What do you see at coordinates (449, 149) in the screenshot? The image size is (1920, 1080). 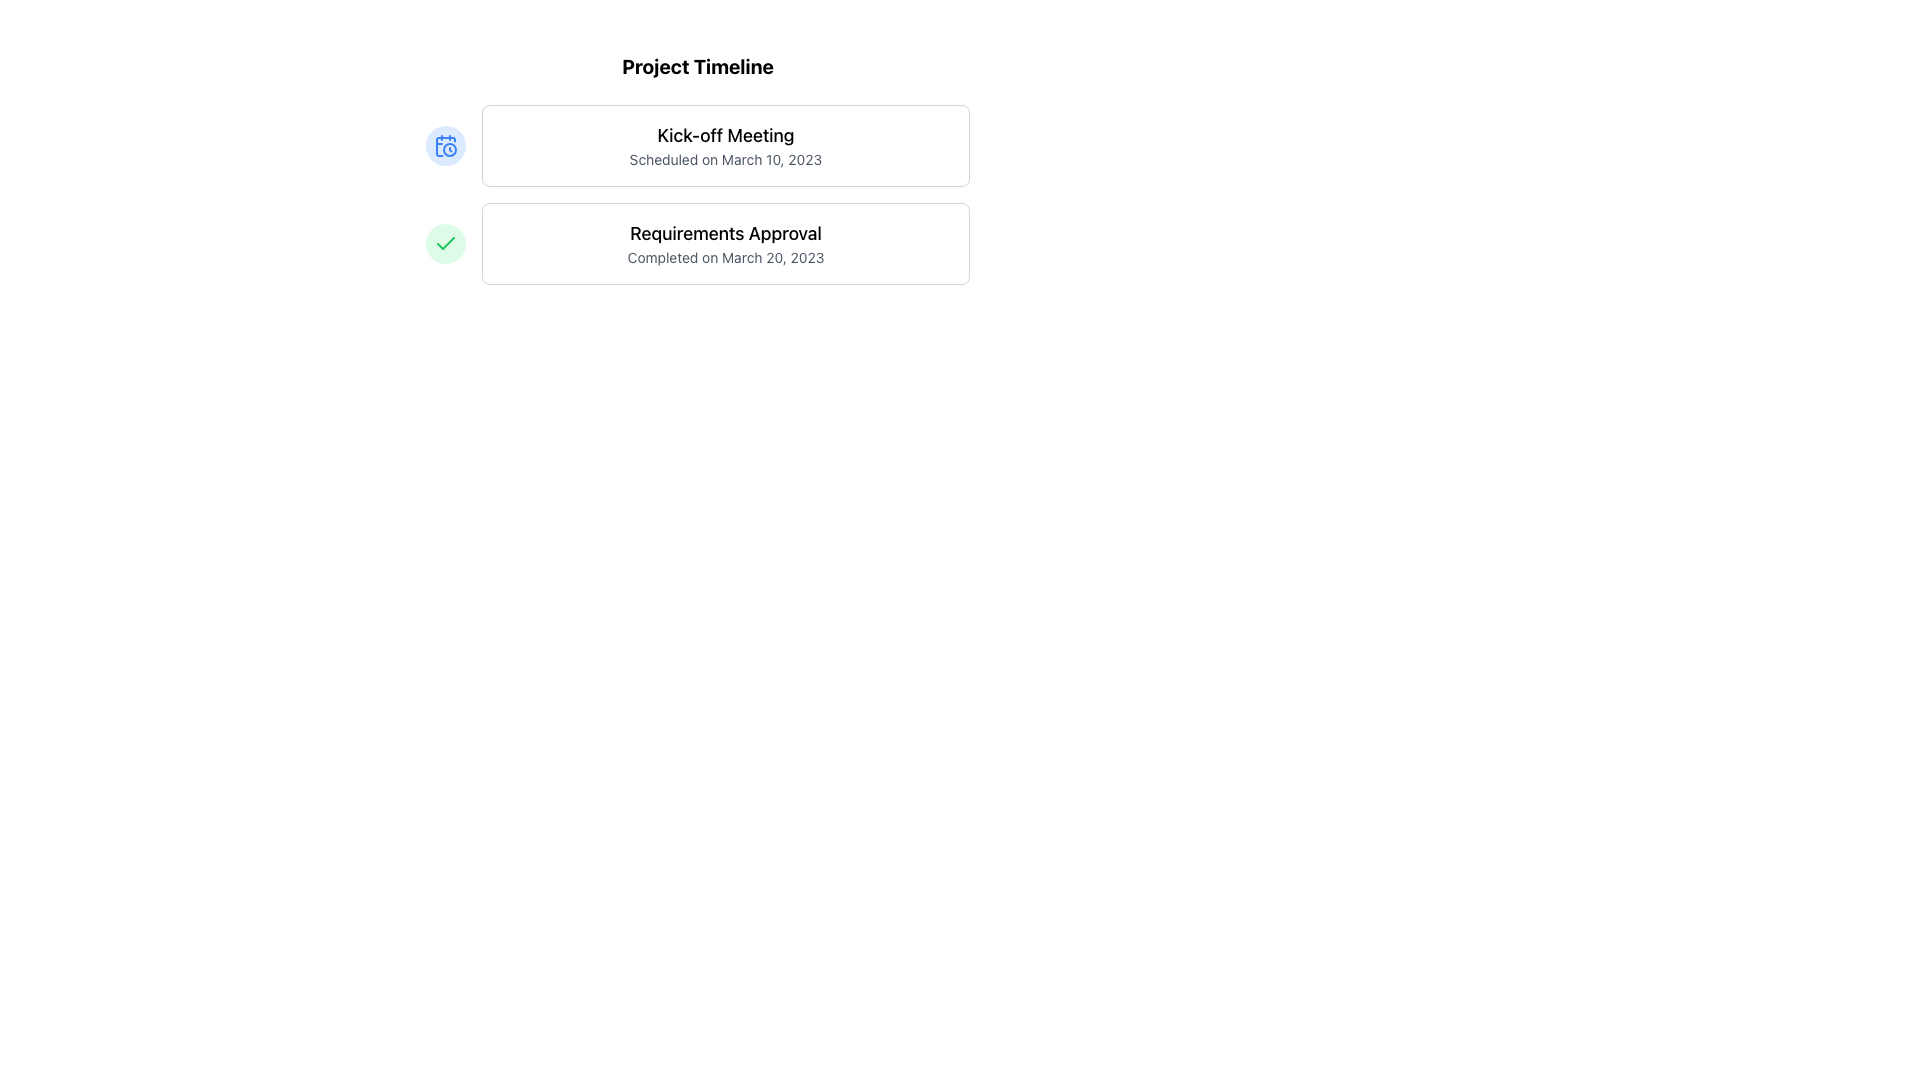 I see `the SVG circle element that represents the graphical detail of the calendar-clock symbol for the 'Kick-off Meeting' entry in the 'Project Timeline' section` at bounding box center [449, 149].